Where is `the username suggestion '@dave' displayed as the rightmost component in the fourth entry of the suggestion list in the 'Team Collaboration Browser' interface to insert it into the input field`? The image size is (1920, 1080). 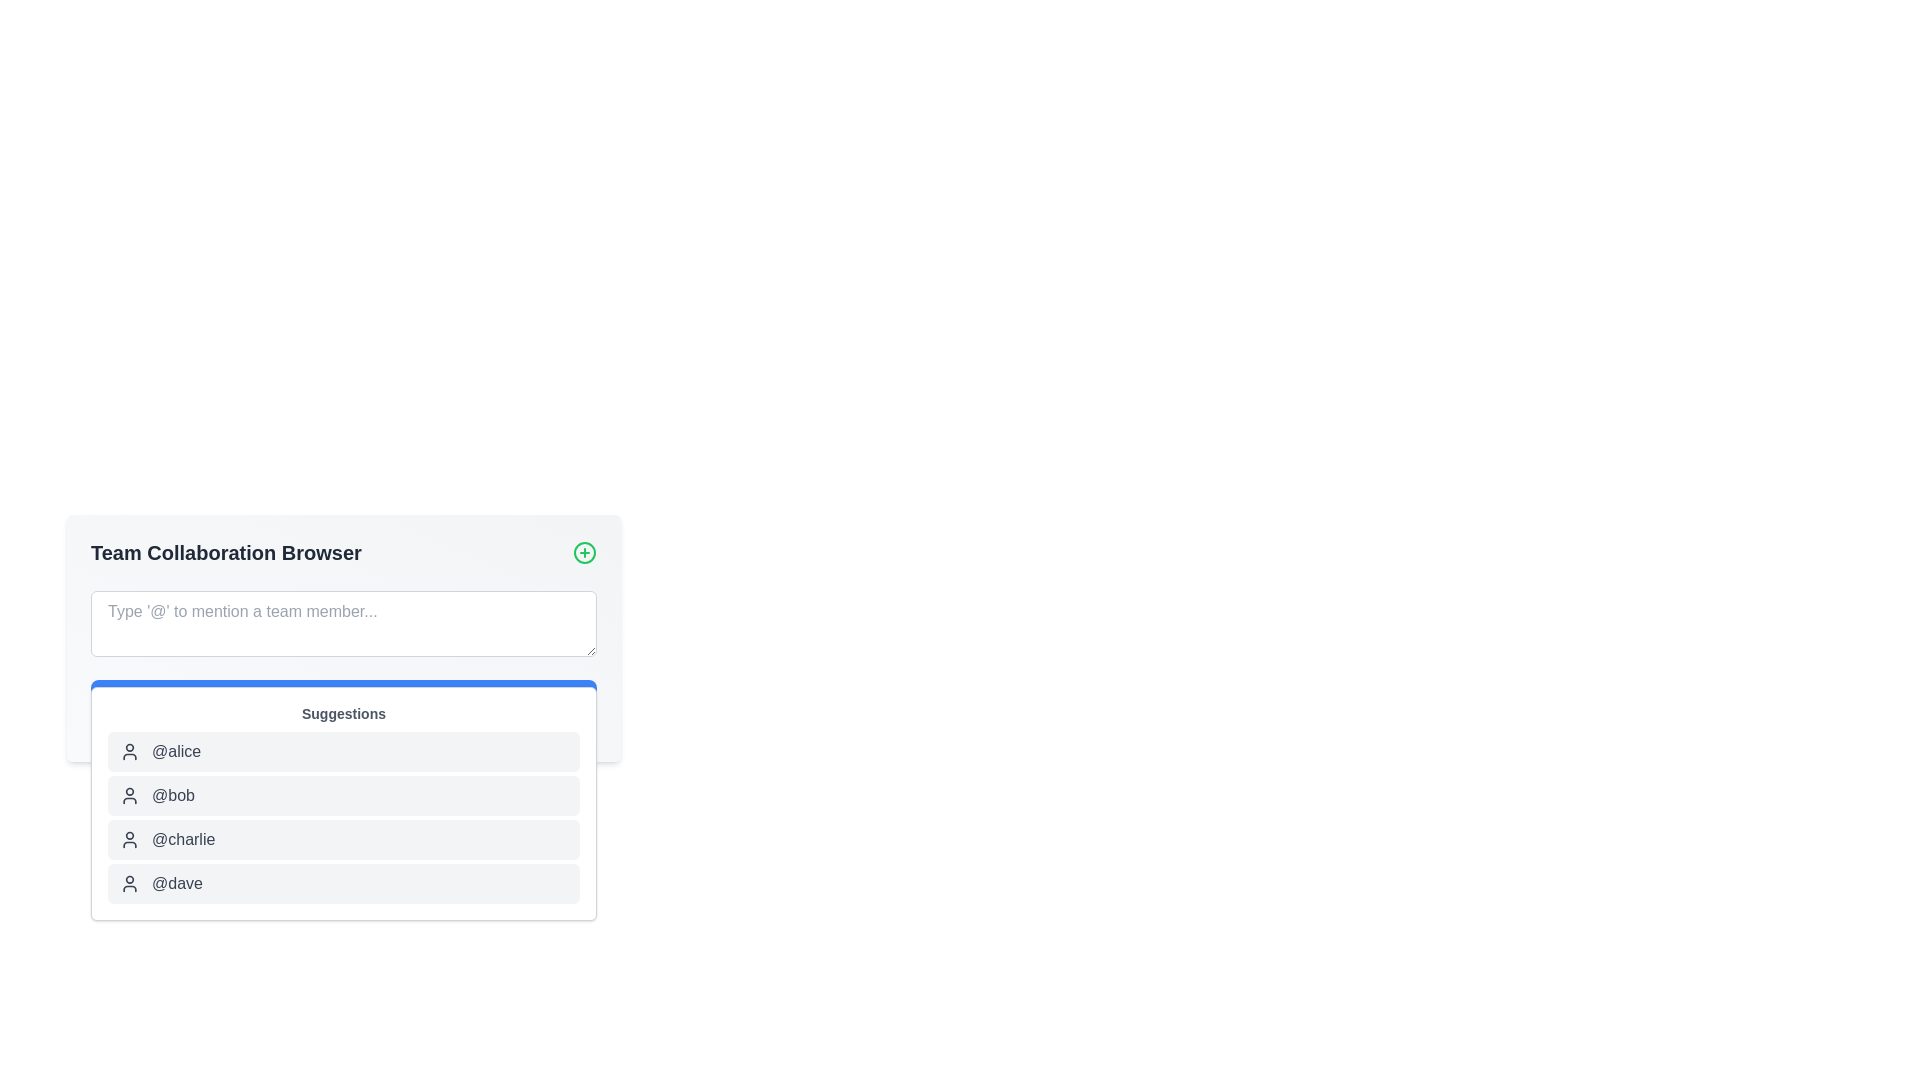
the username suggestion '@dave' displayed as the rightmost component in the fourth entry of the suggestion list in the 'Team Collaboration Browser' interface to insert it into the input field is located at coordinates (177, 882).